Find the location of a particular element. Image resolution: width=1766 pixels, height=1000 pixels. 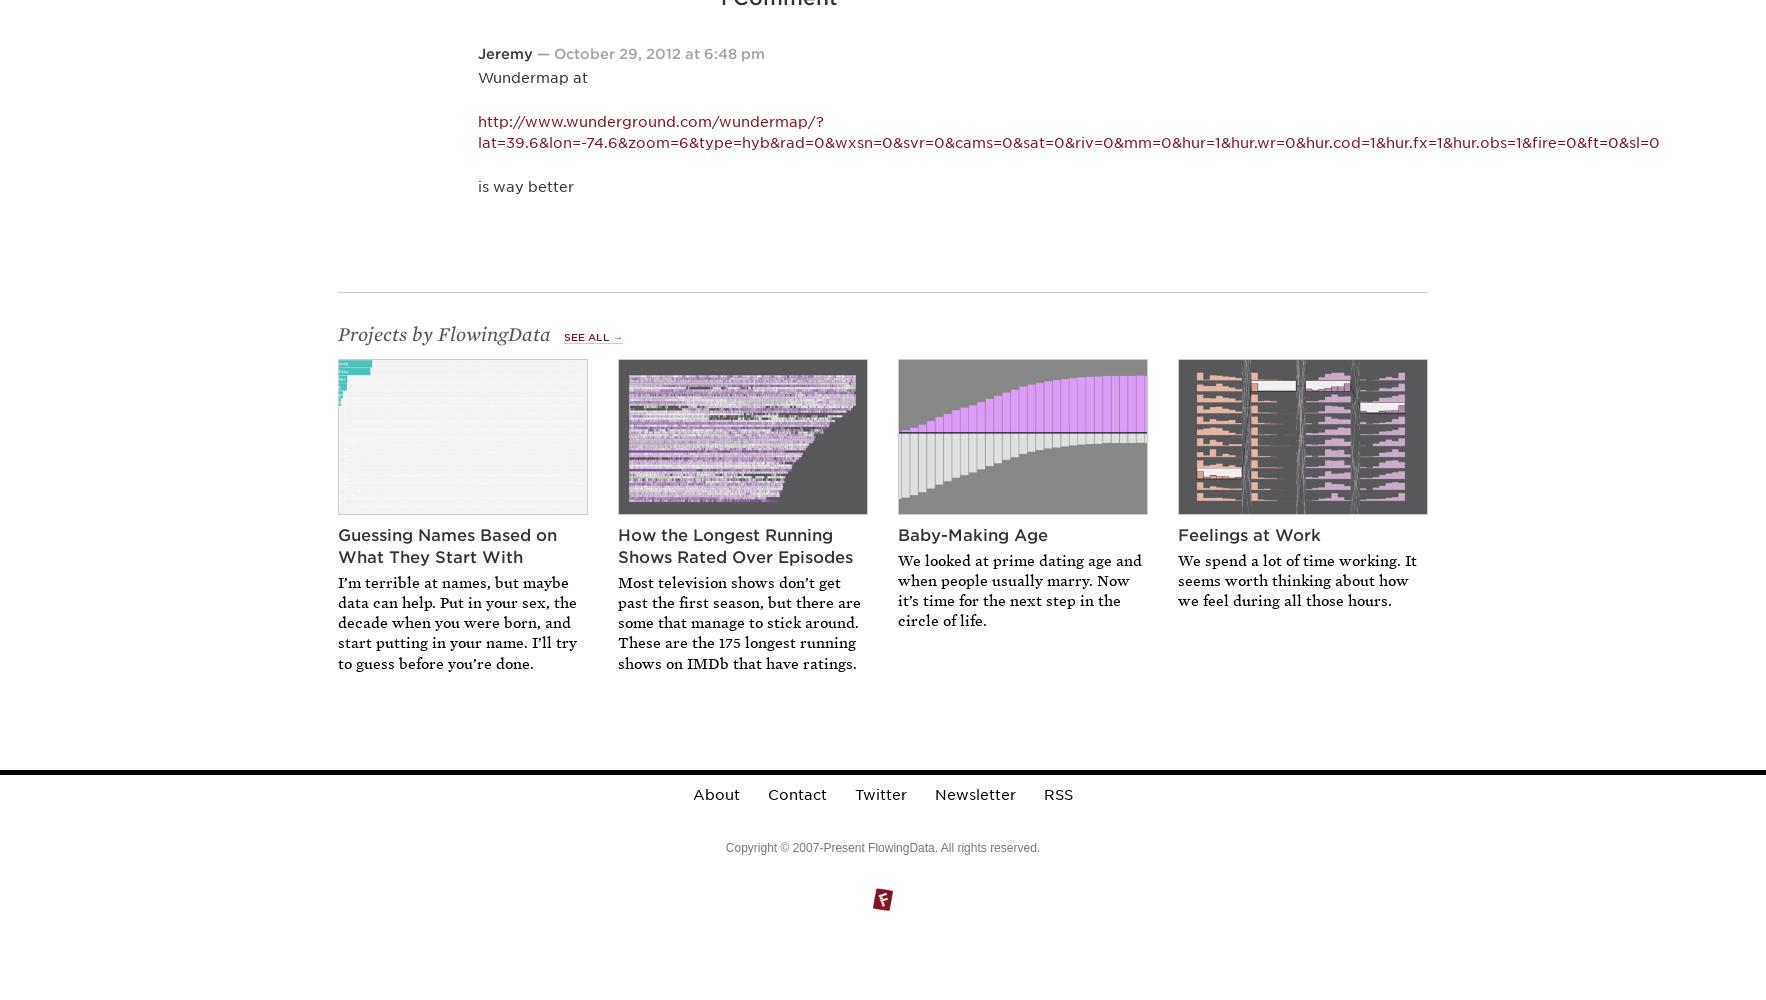

'Newsletter' is located at coordinates (973, 795).